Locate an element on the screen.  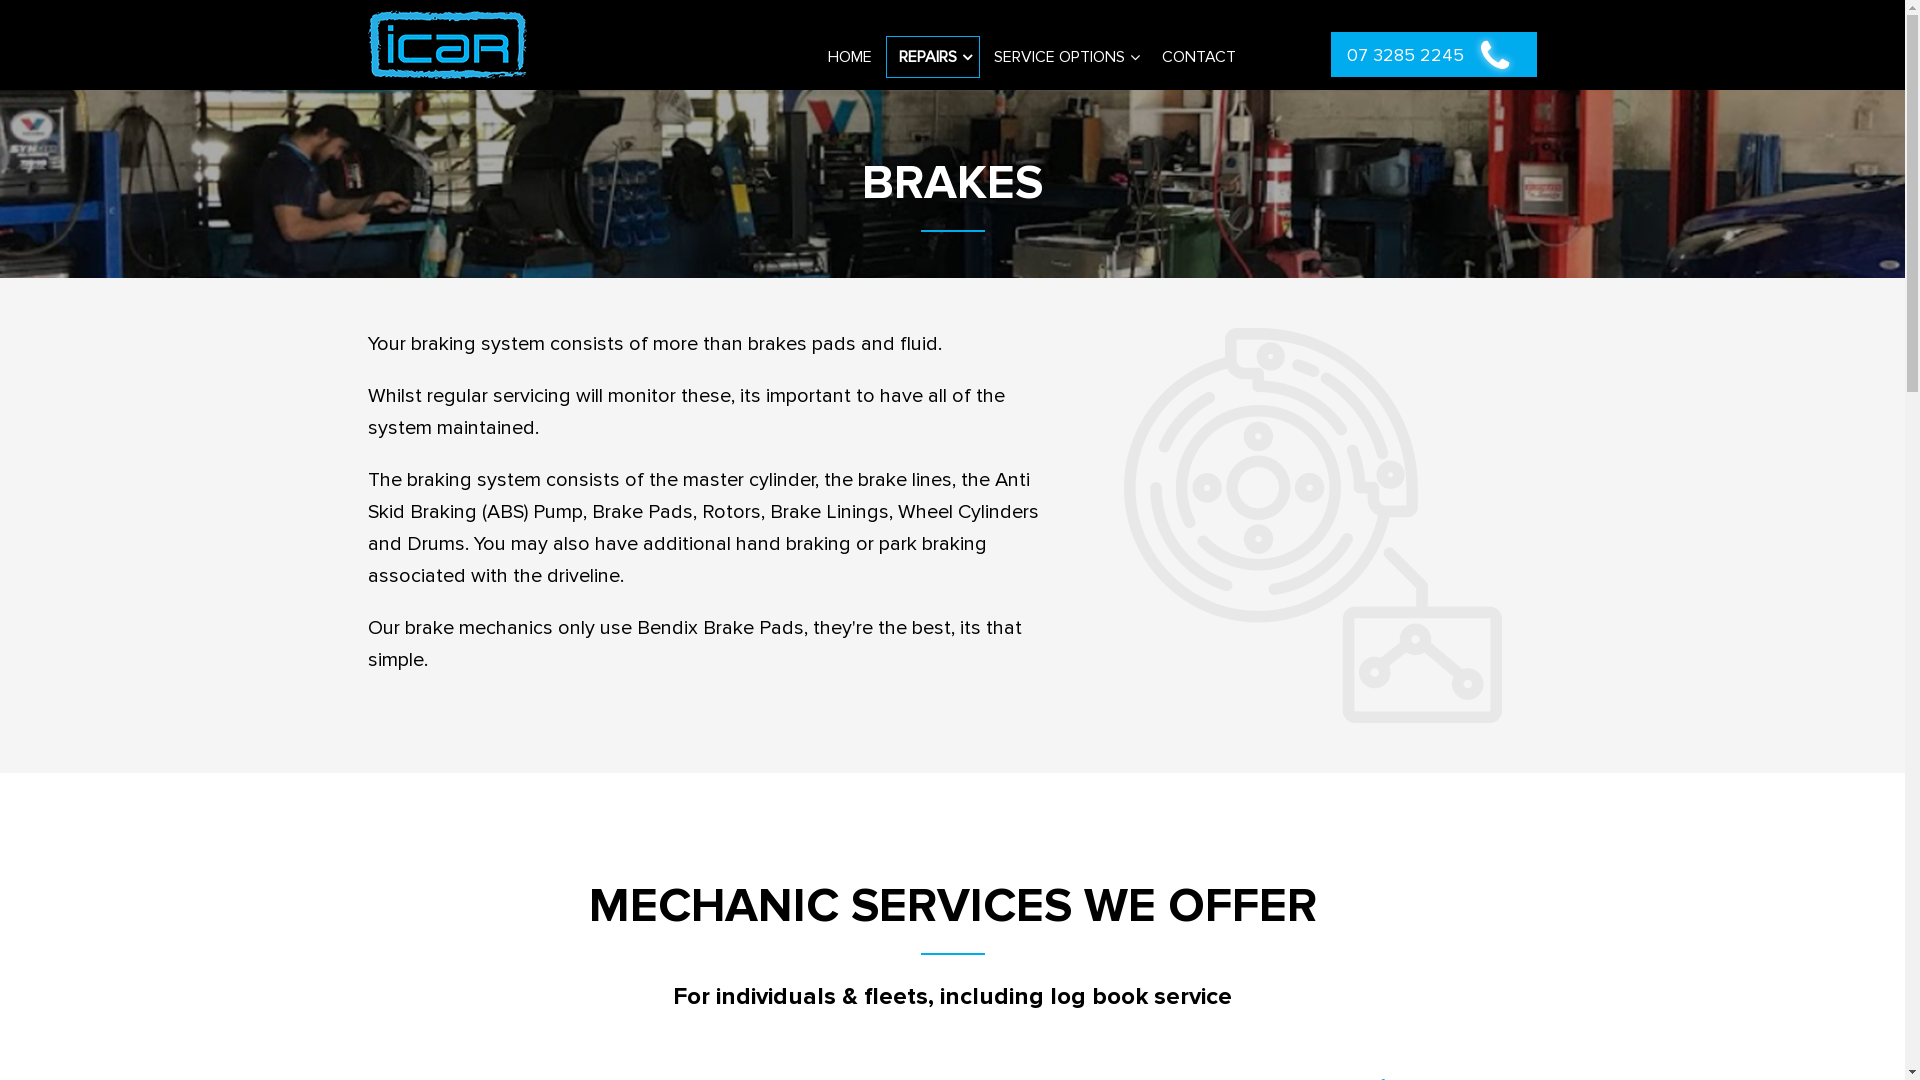
'SERVICE OPTIONS' is located at coordinates (980, 56).